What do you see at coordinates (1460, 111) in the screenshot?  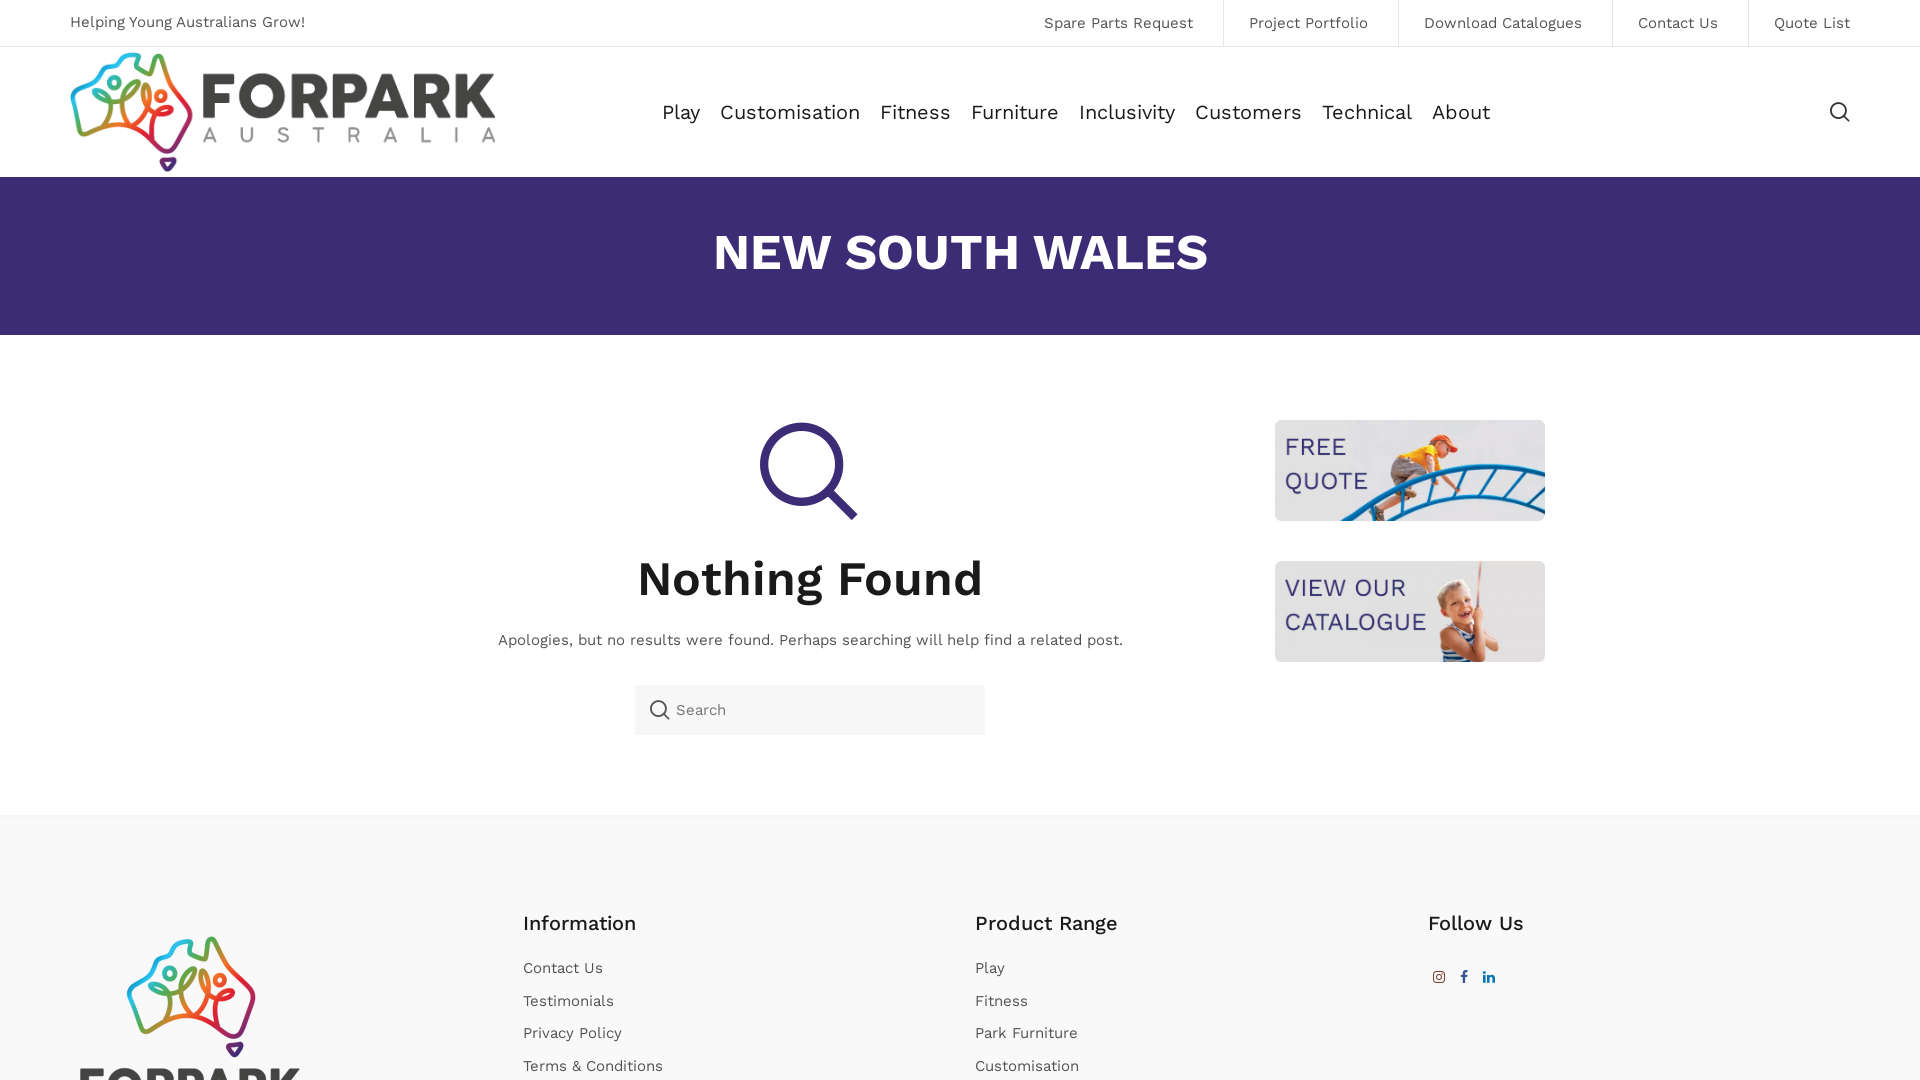 I see `'About'` at bounding box center [1460, 111].